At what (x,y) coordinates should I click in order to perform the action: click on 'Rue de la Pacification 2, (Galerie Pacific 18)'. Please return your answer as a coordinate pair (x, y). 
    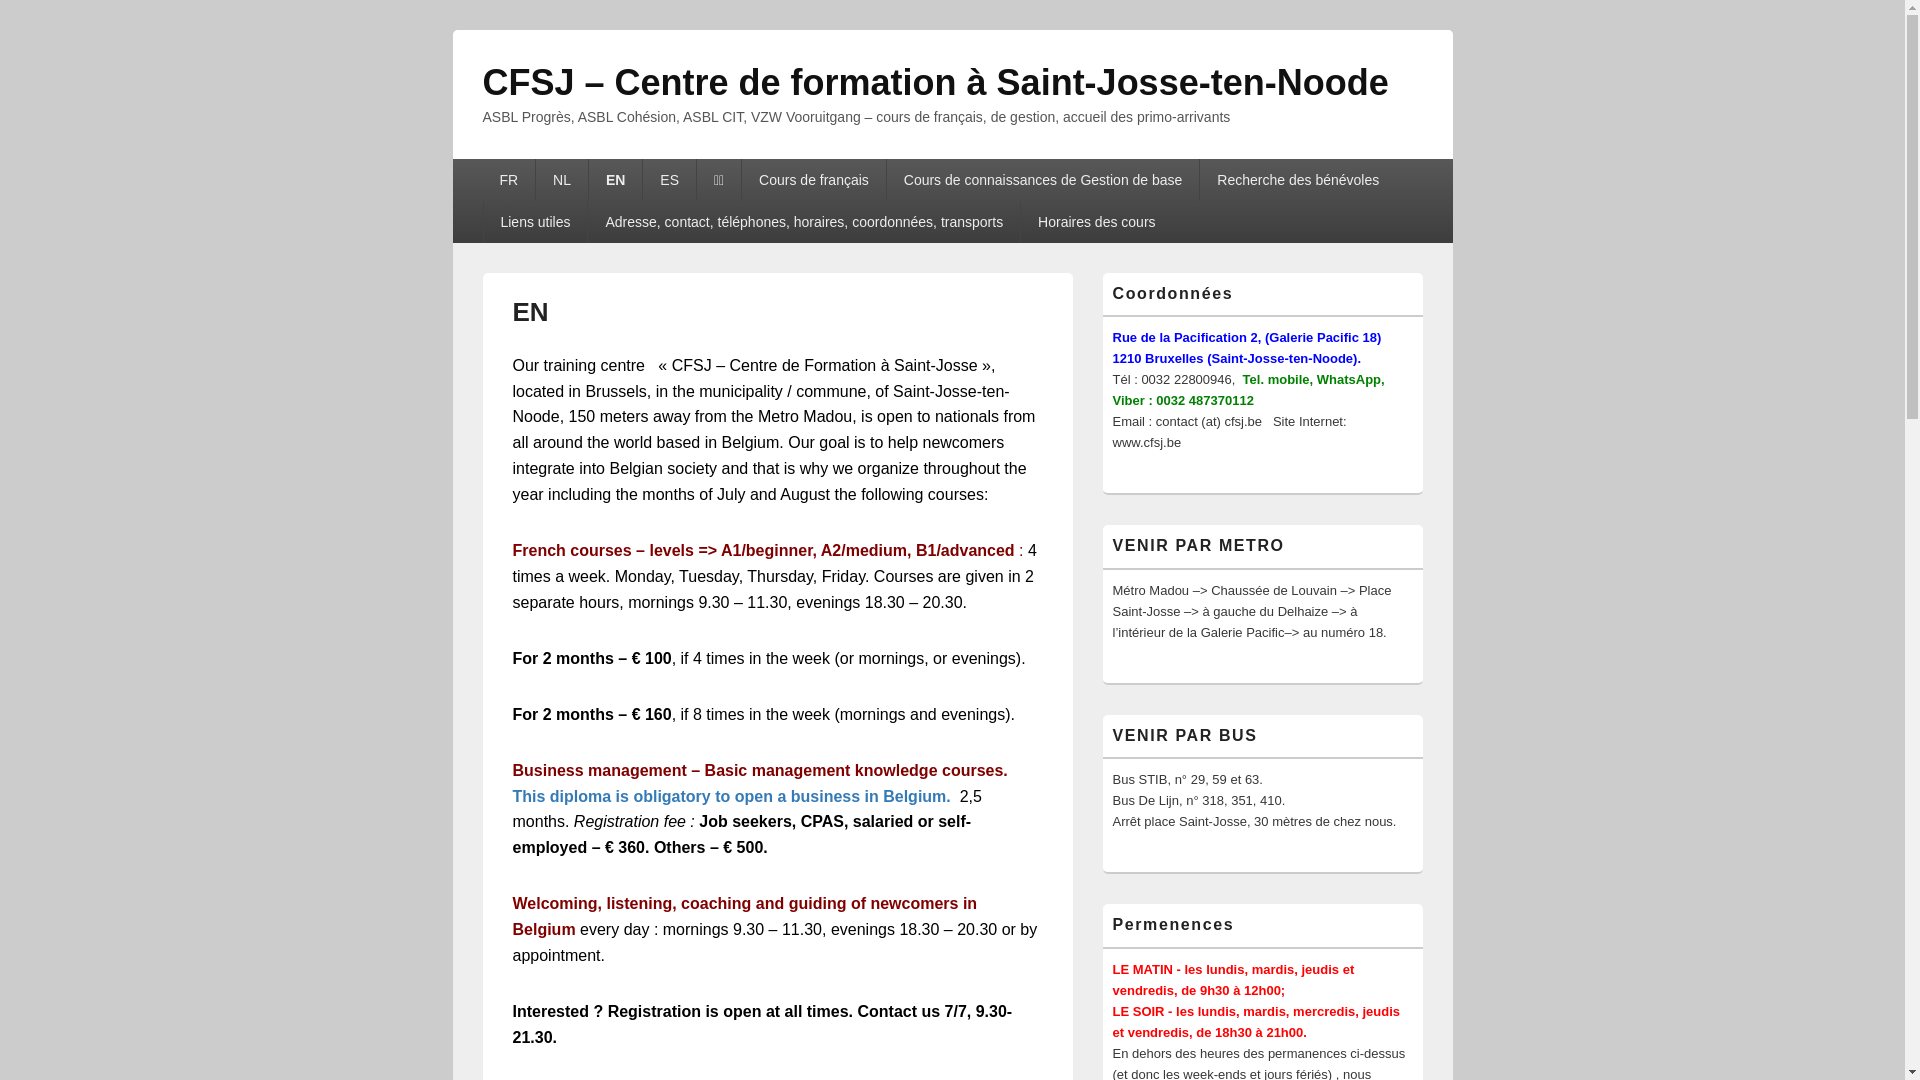
    Looking at the image, I should click on (1245, 336).